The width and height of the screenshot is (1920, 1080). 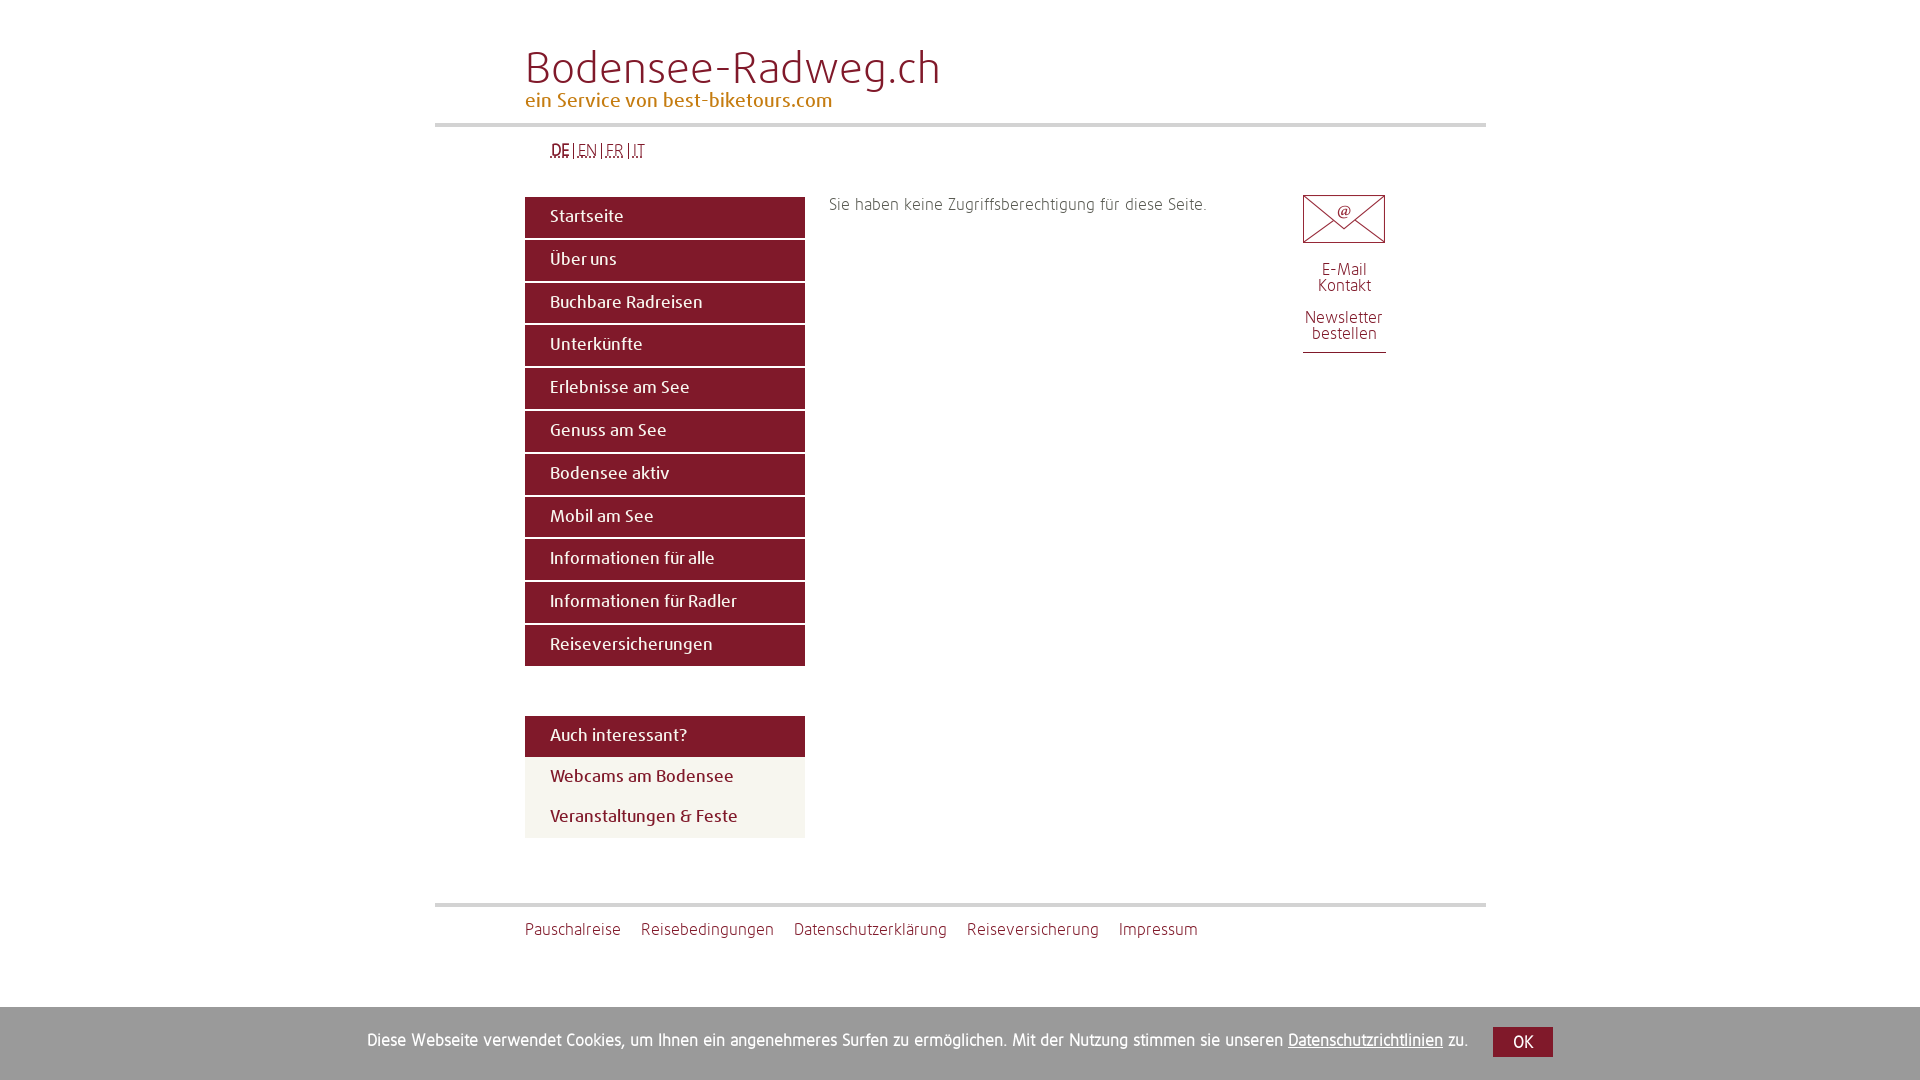 What do you see at coordinates (1521, 1040) in the screenshot?
I see `'OK'` at bounding box center [1521, 1040].